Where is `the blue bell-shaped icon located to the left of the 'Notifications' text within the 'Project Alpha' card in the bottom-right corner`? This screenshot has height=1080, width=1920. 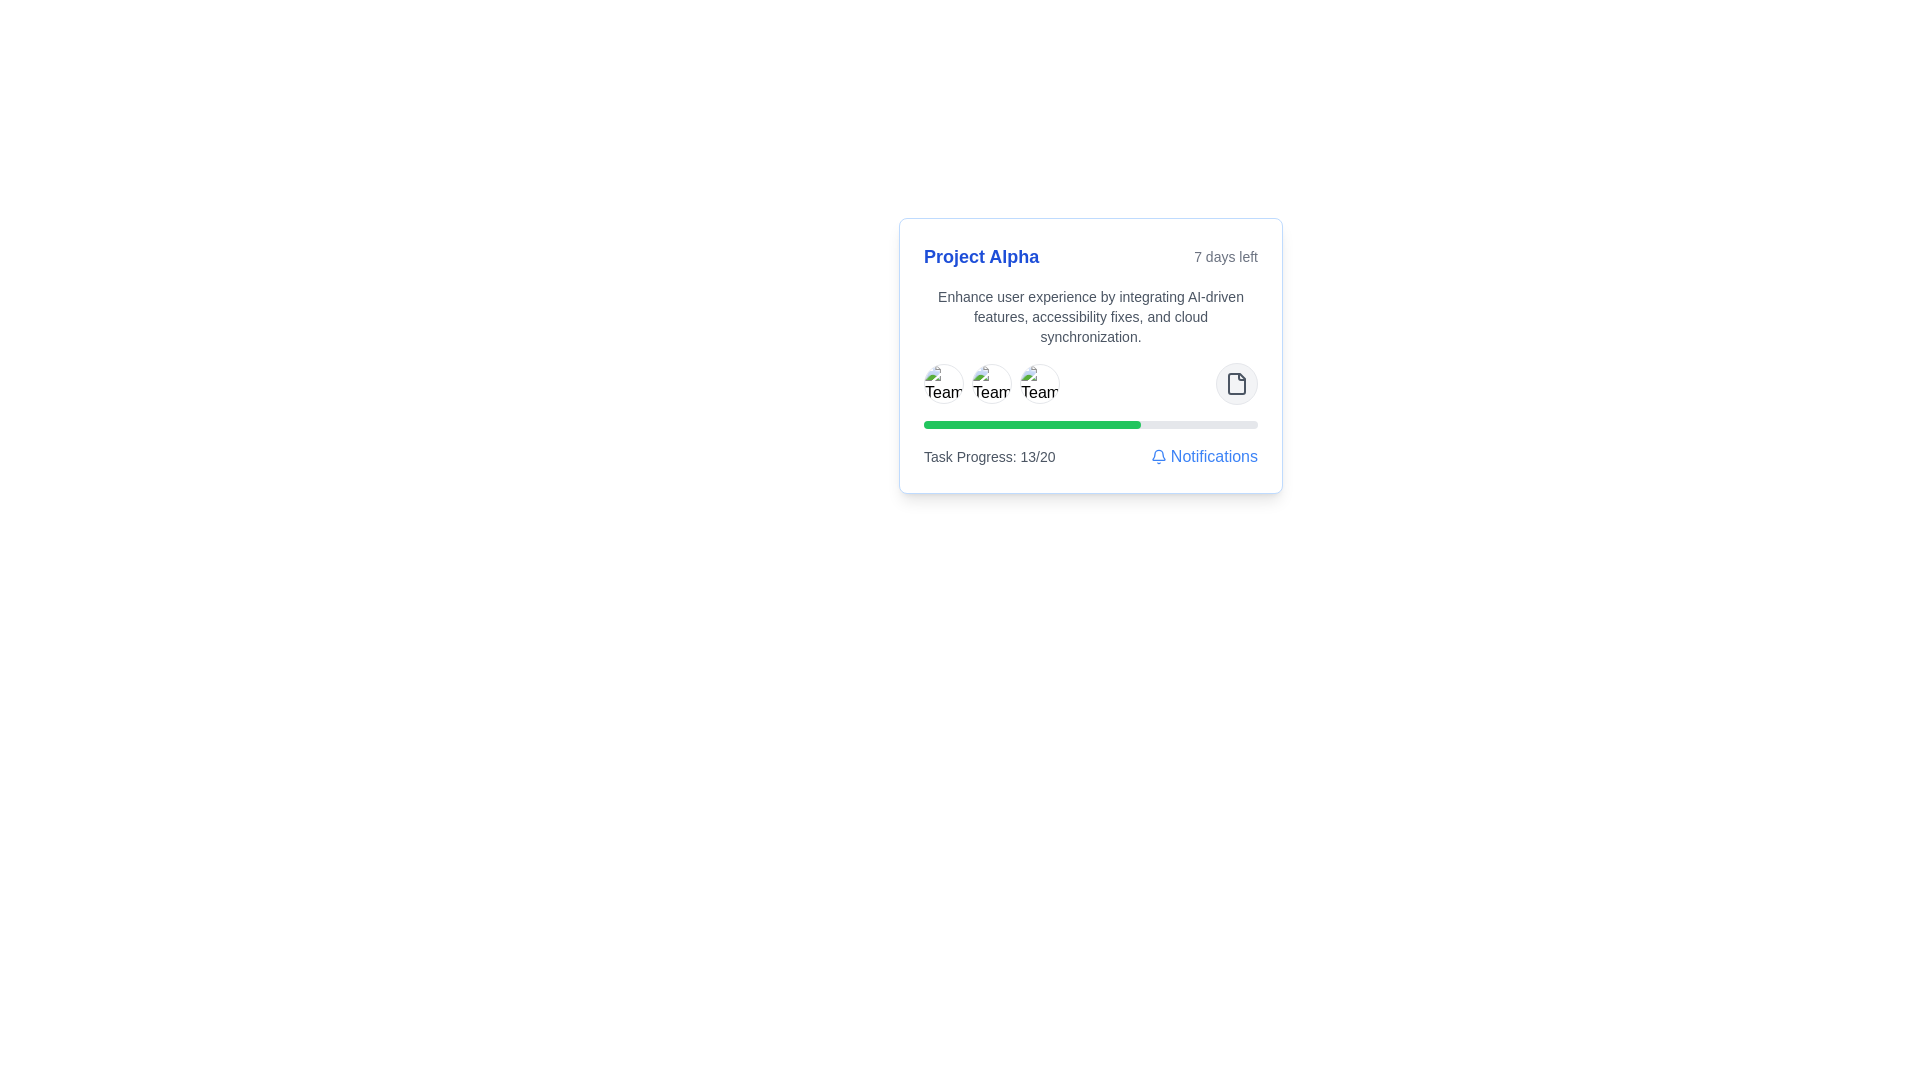 the blue bell-shaped icon located to the left of the 'Notifications' text within the 'Project Alpha' card in the bottom-right corner is located at coordinates (1158, 456).